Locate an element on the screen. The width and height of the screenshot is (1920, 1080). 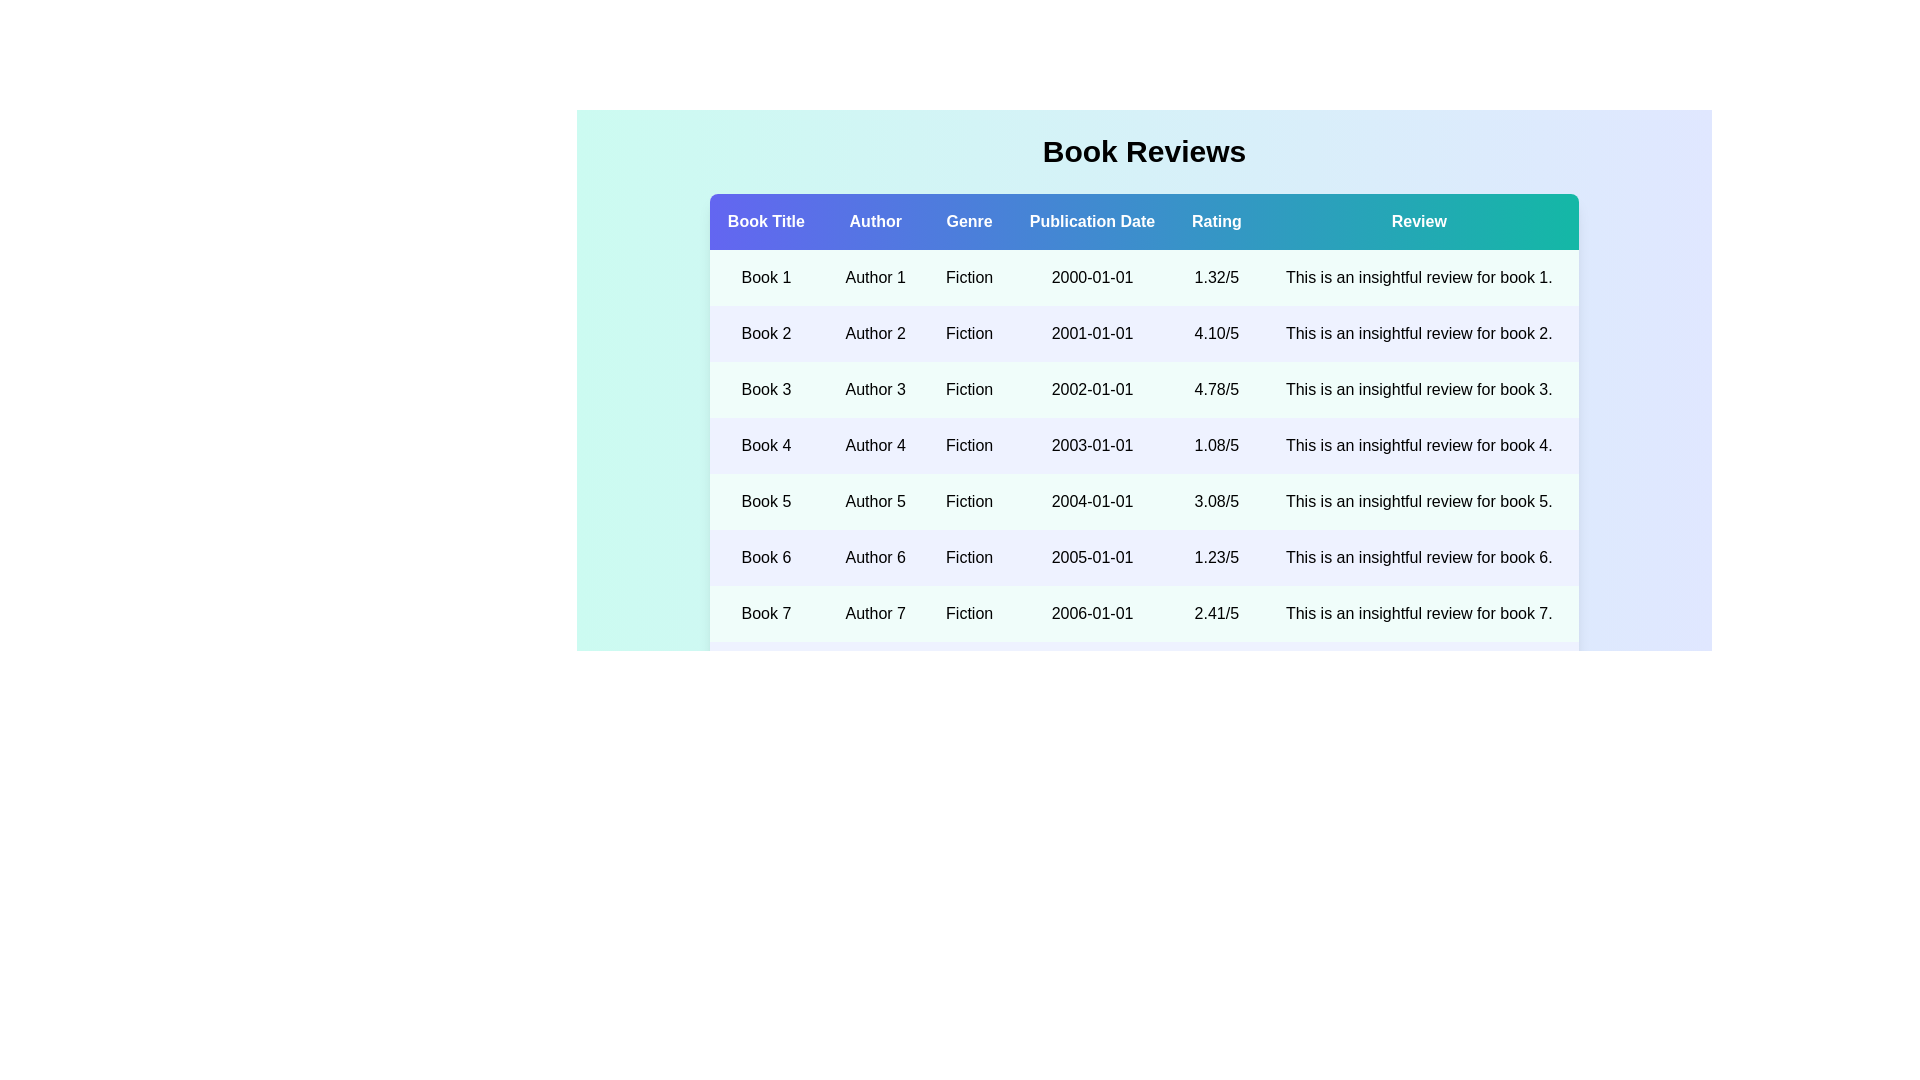
the row corresponding to 7 is located at coordinates (1144, 612).